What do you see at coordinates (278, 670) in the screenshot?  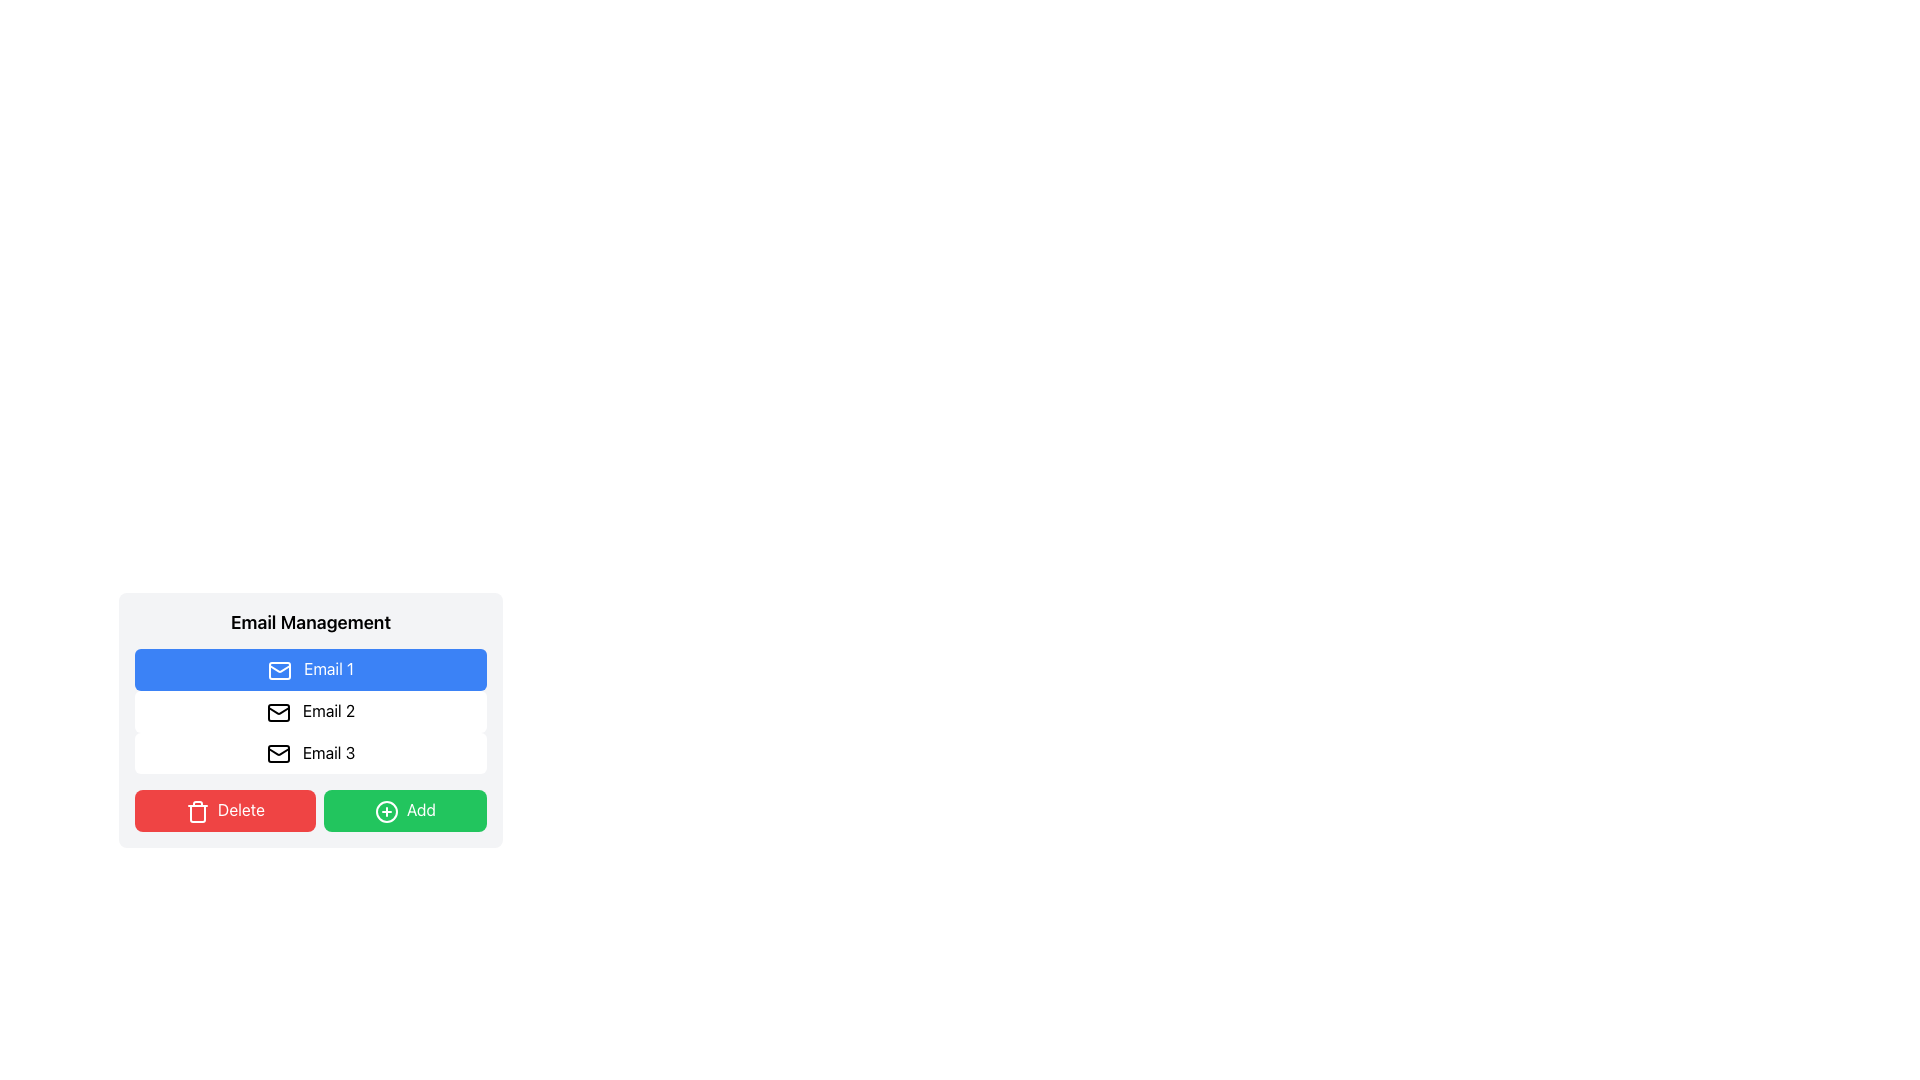 I see `the envelope icon representing the 'Email 1' button located to the left of the text 'Email 1' in the blue rectangular button within the 'Email Management' section` at bounding box center [278, 670].